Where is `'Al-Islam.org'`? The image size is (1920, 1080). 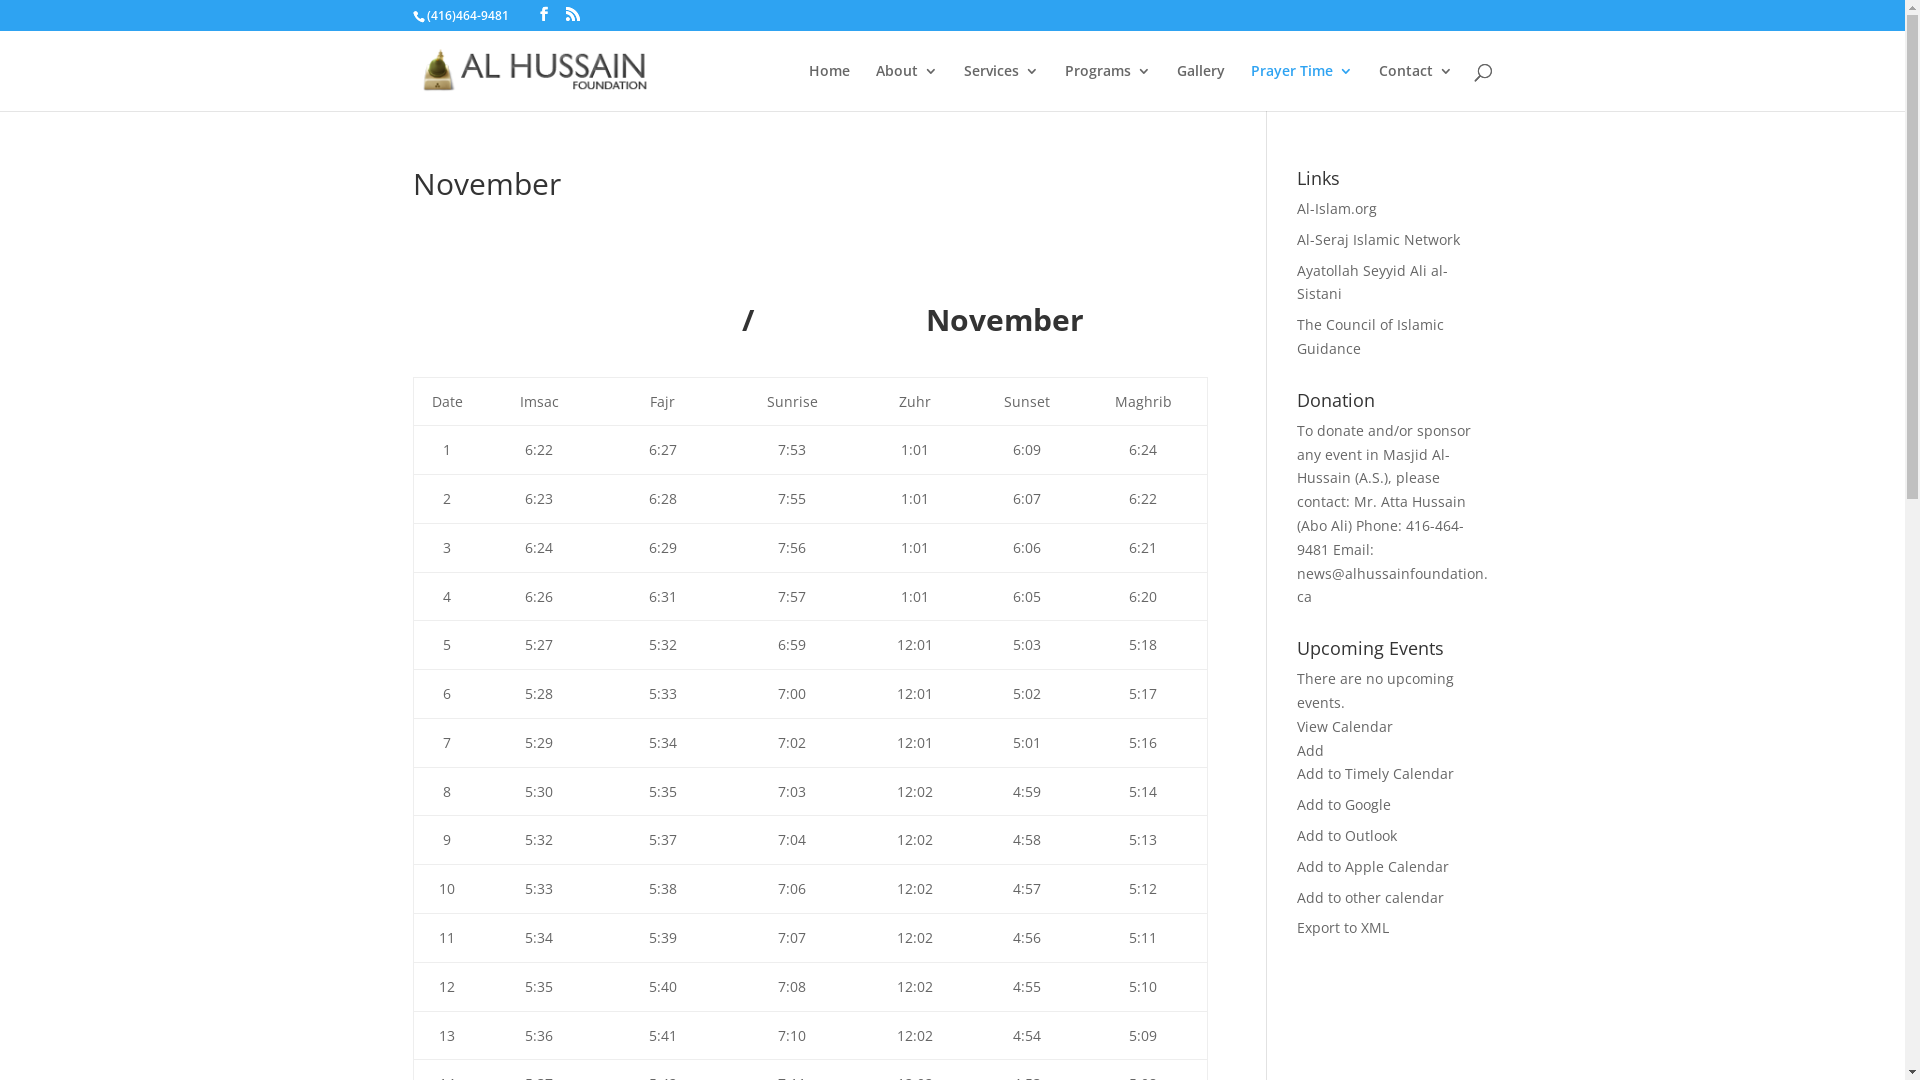 'Al-Islam.org' is located at coordinates (1337, 208).